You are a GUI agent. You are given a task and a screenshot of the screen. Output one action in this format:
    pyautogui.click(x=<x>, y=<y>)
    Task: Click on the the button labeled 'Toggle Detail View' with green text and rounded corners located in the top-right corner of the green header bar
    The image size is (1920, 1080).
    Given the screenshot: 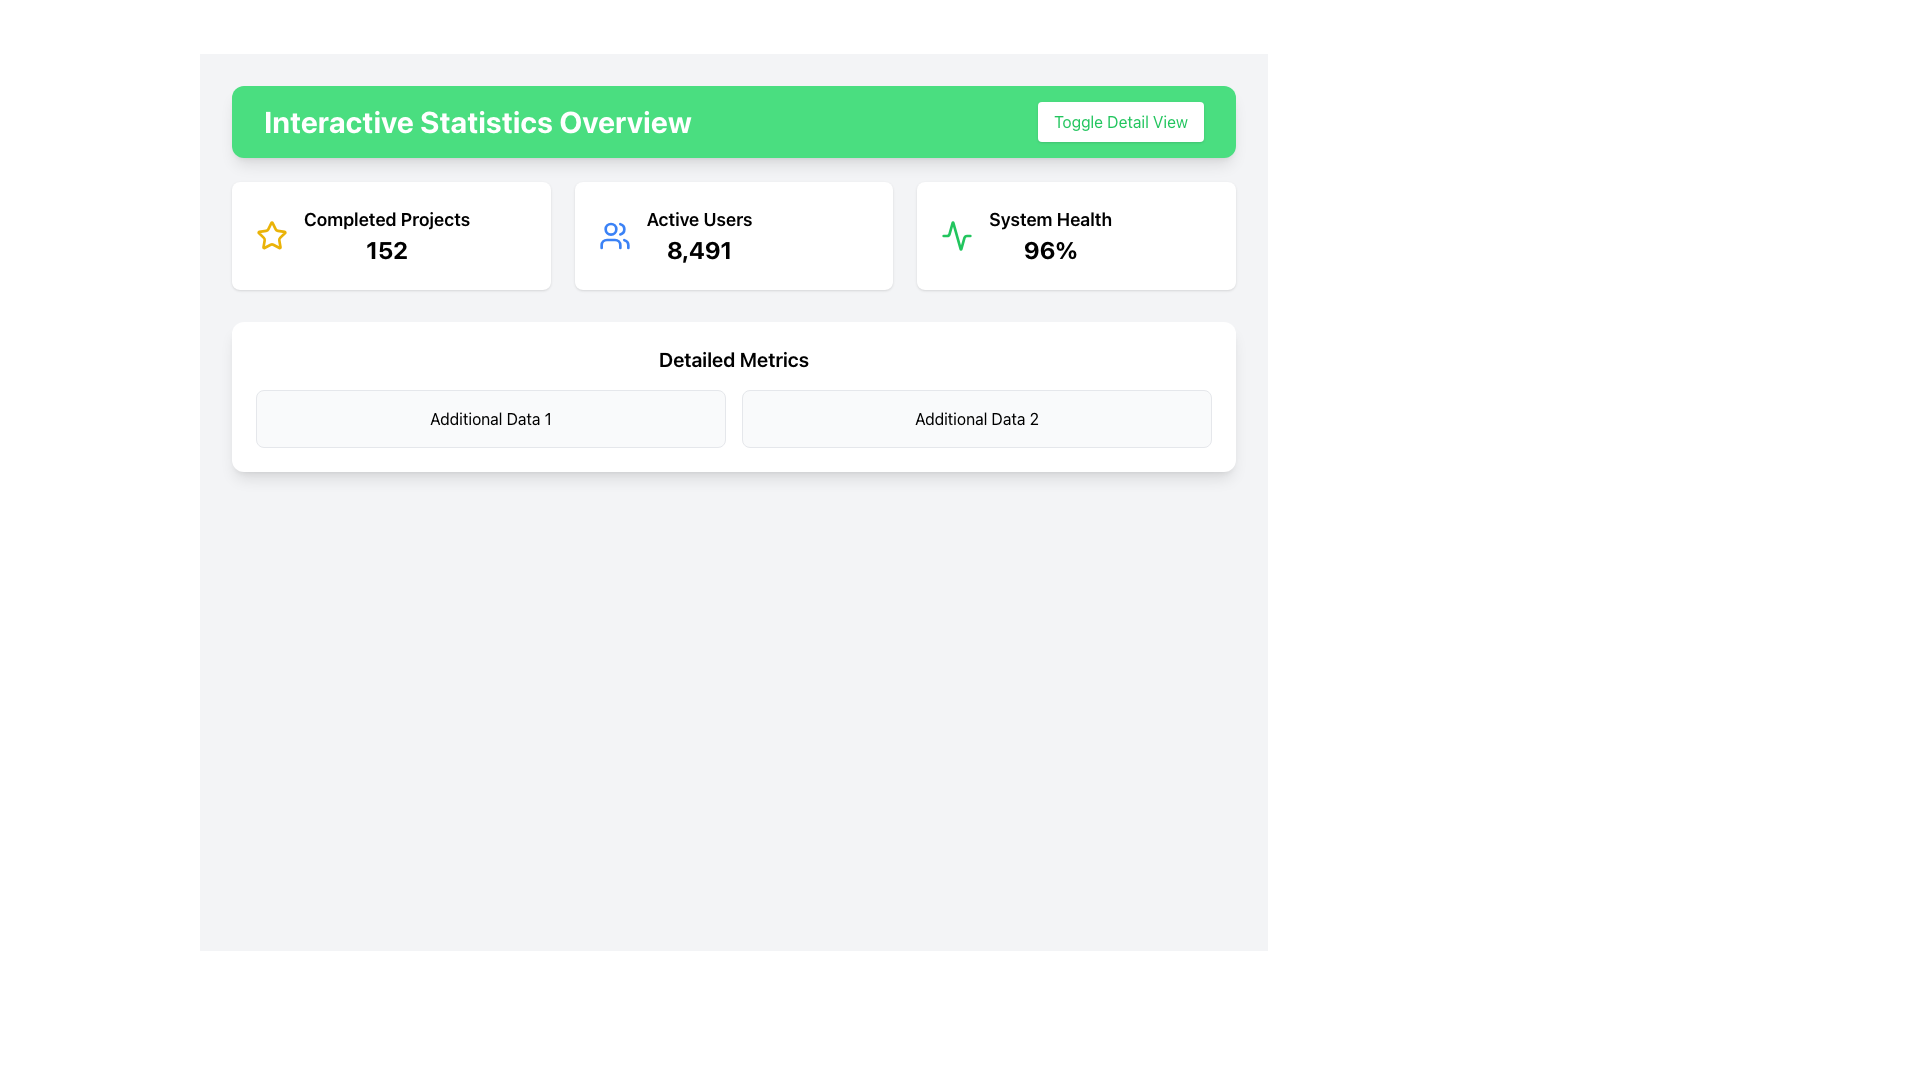 What is the action you would take?
    pyautogui.click(x=1121, y=122)
    